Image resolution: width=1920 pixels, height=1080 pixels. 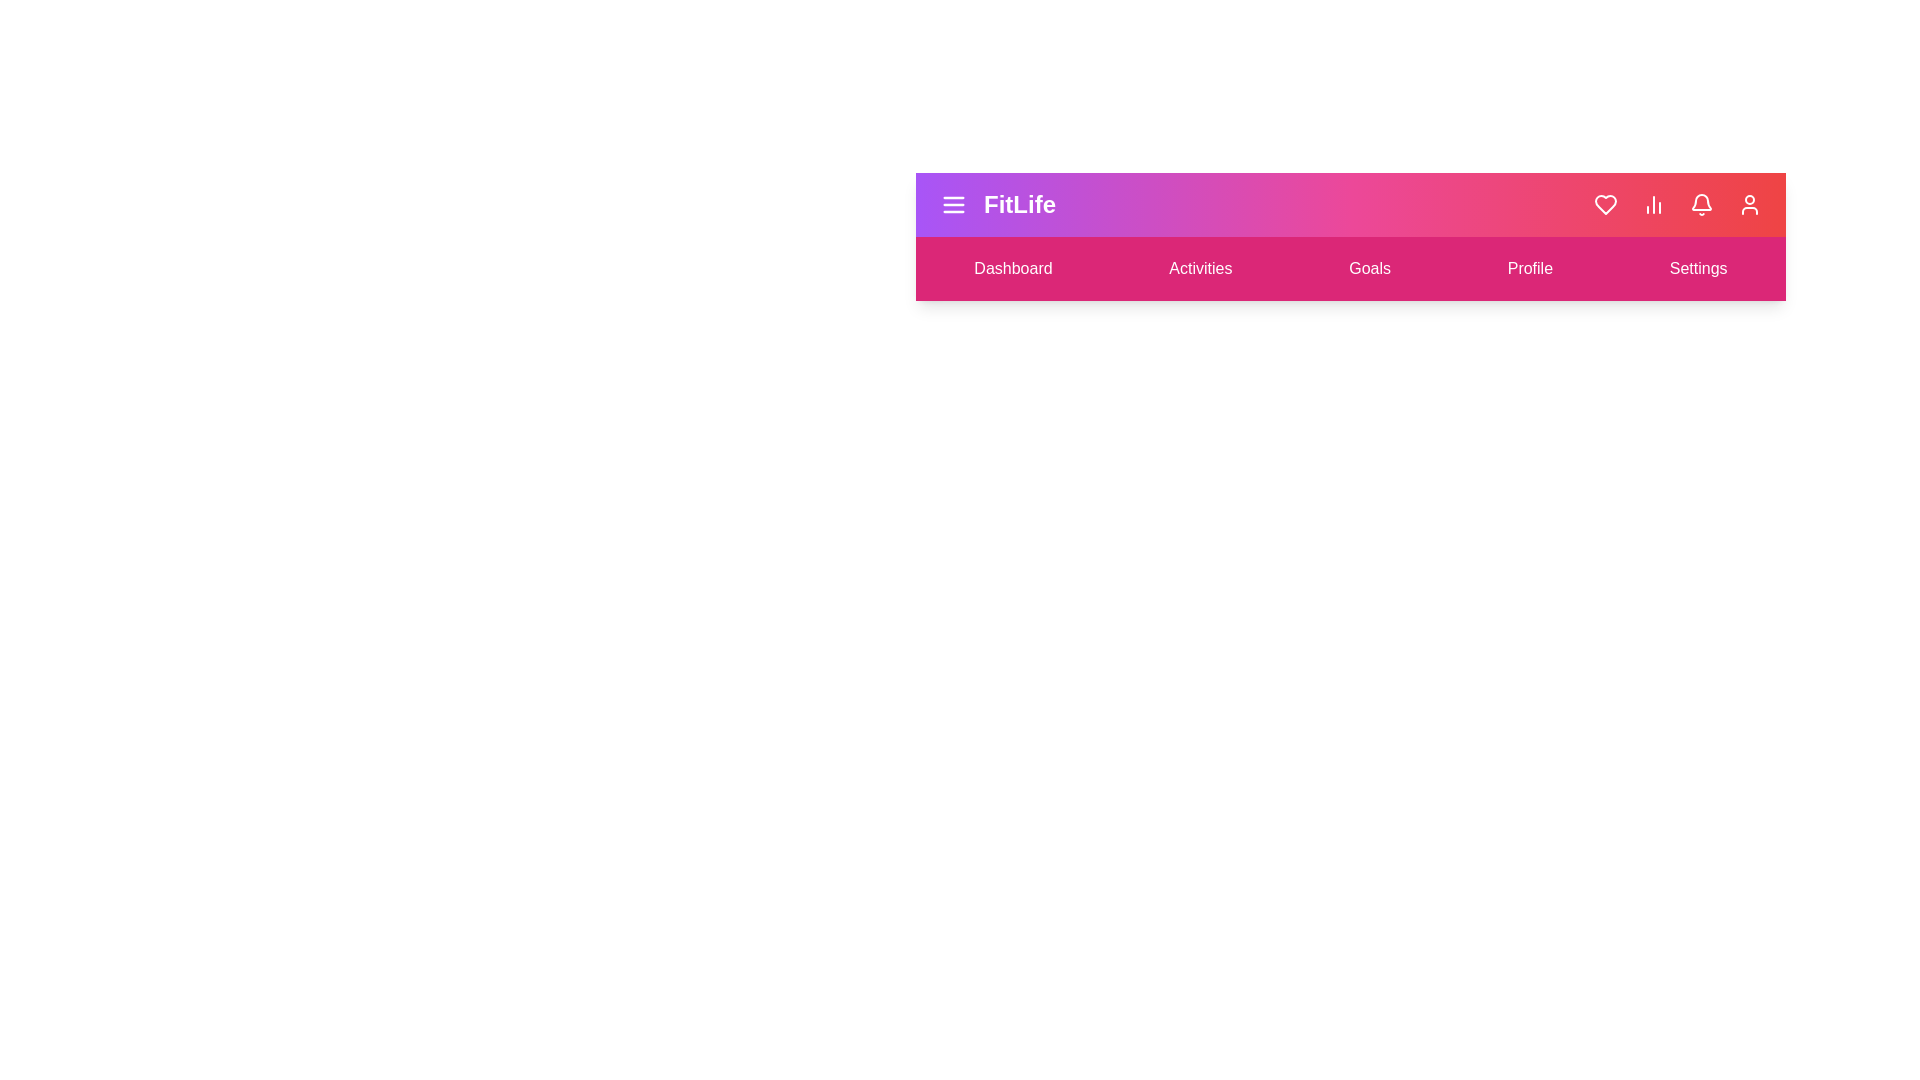 What do you see at coordinates (1701, 204) in the screenshot?
I see `the bell icon to view notifications` at bounding box center [1701, 204].